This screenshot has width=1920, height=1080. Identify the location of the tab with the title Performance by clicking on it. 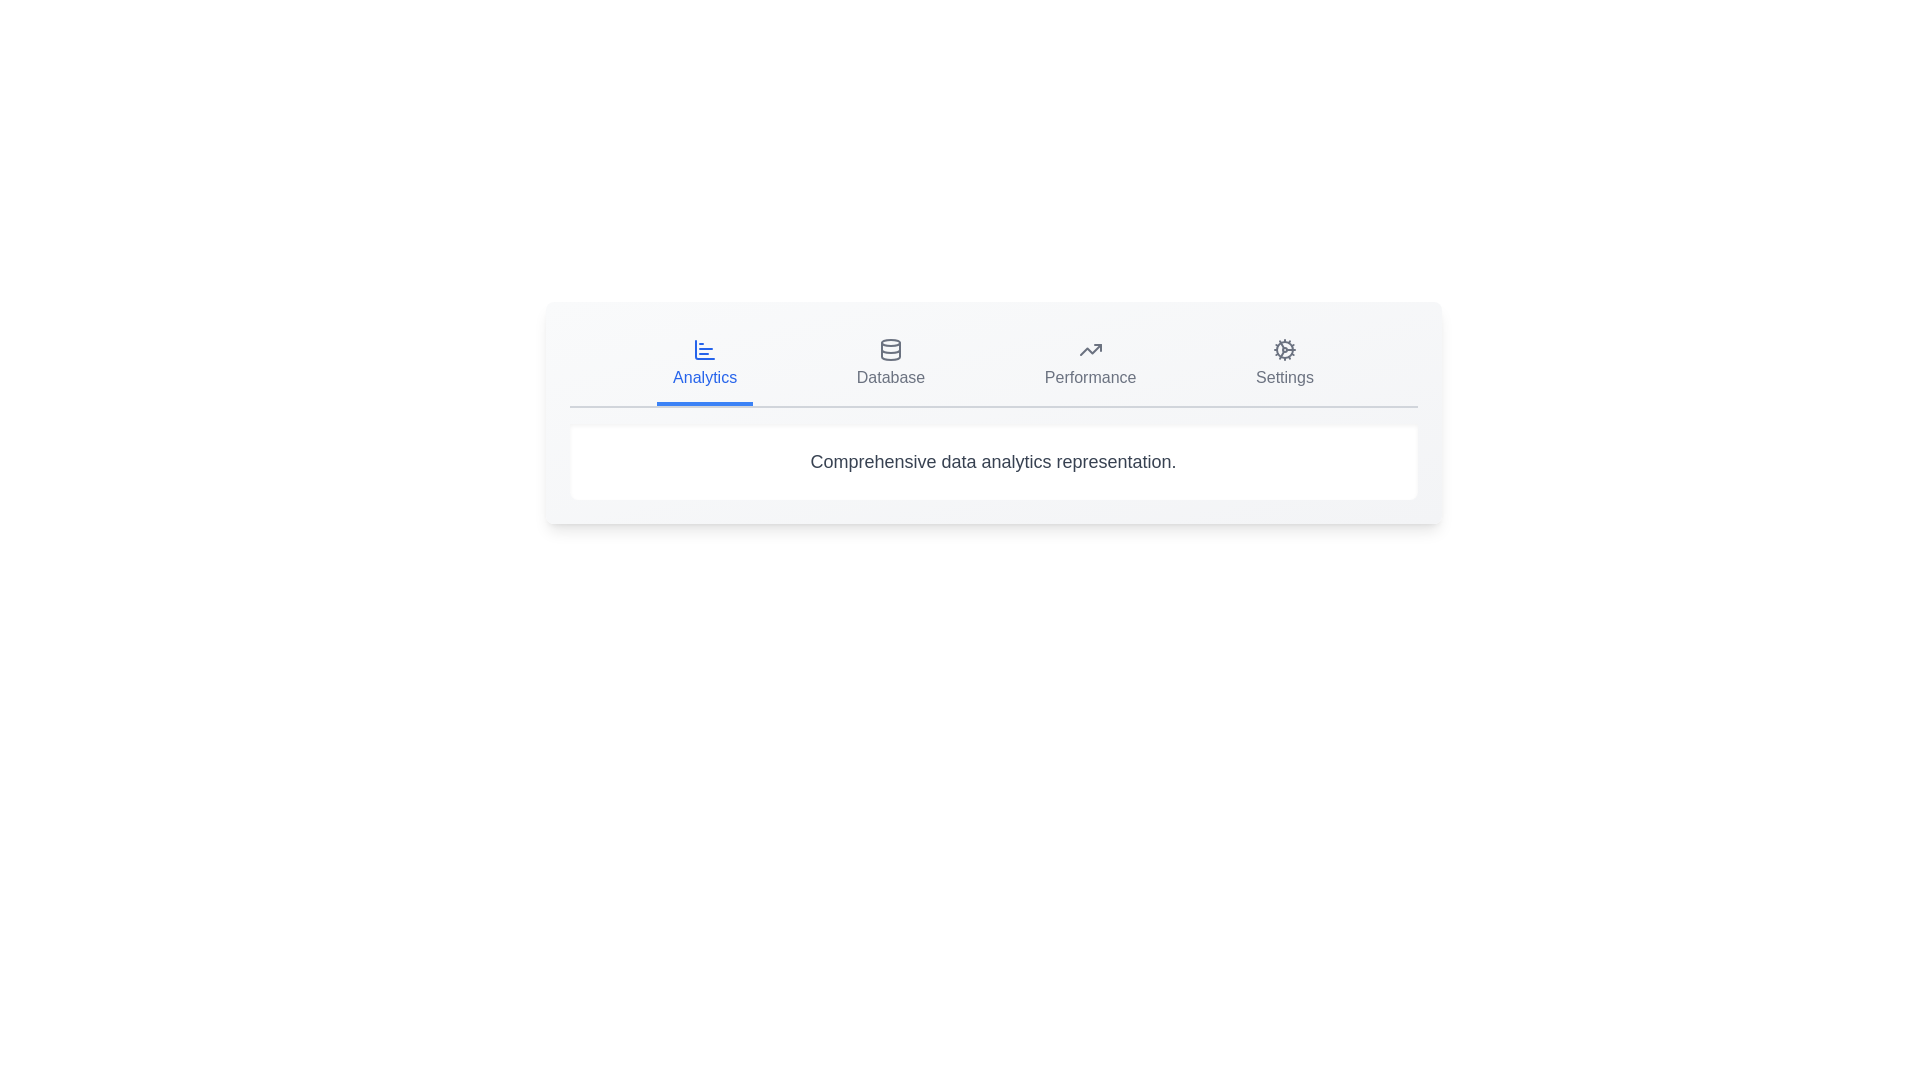
(1089, 366).